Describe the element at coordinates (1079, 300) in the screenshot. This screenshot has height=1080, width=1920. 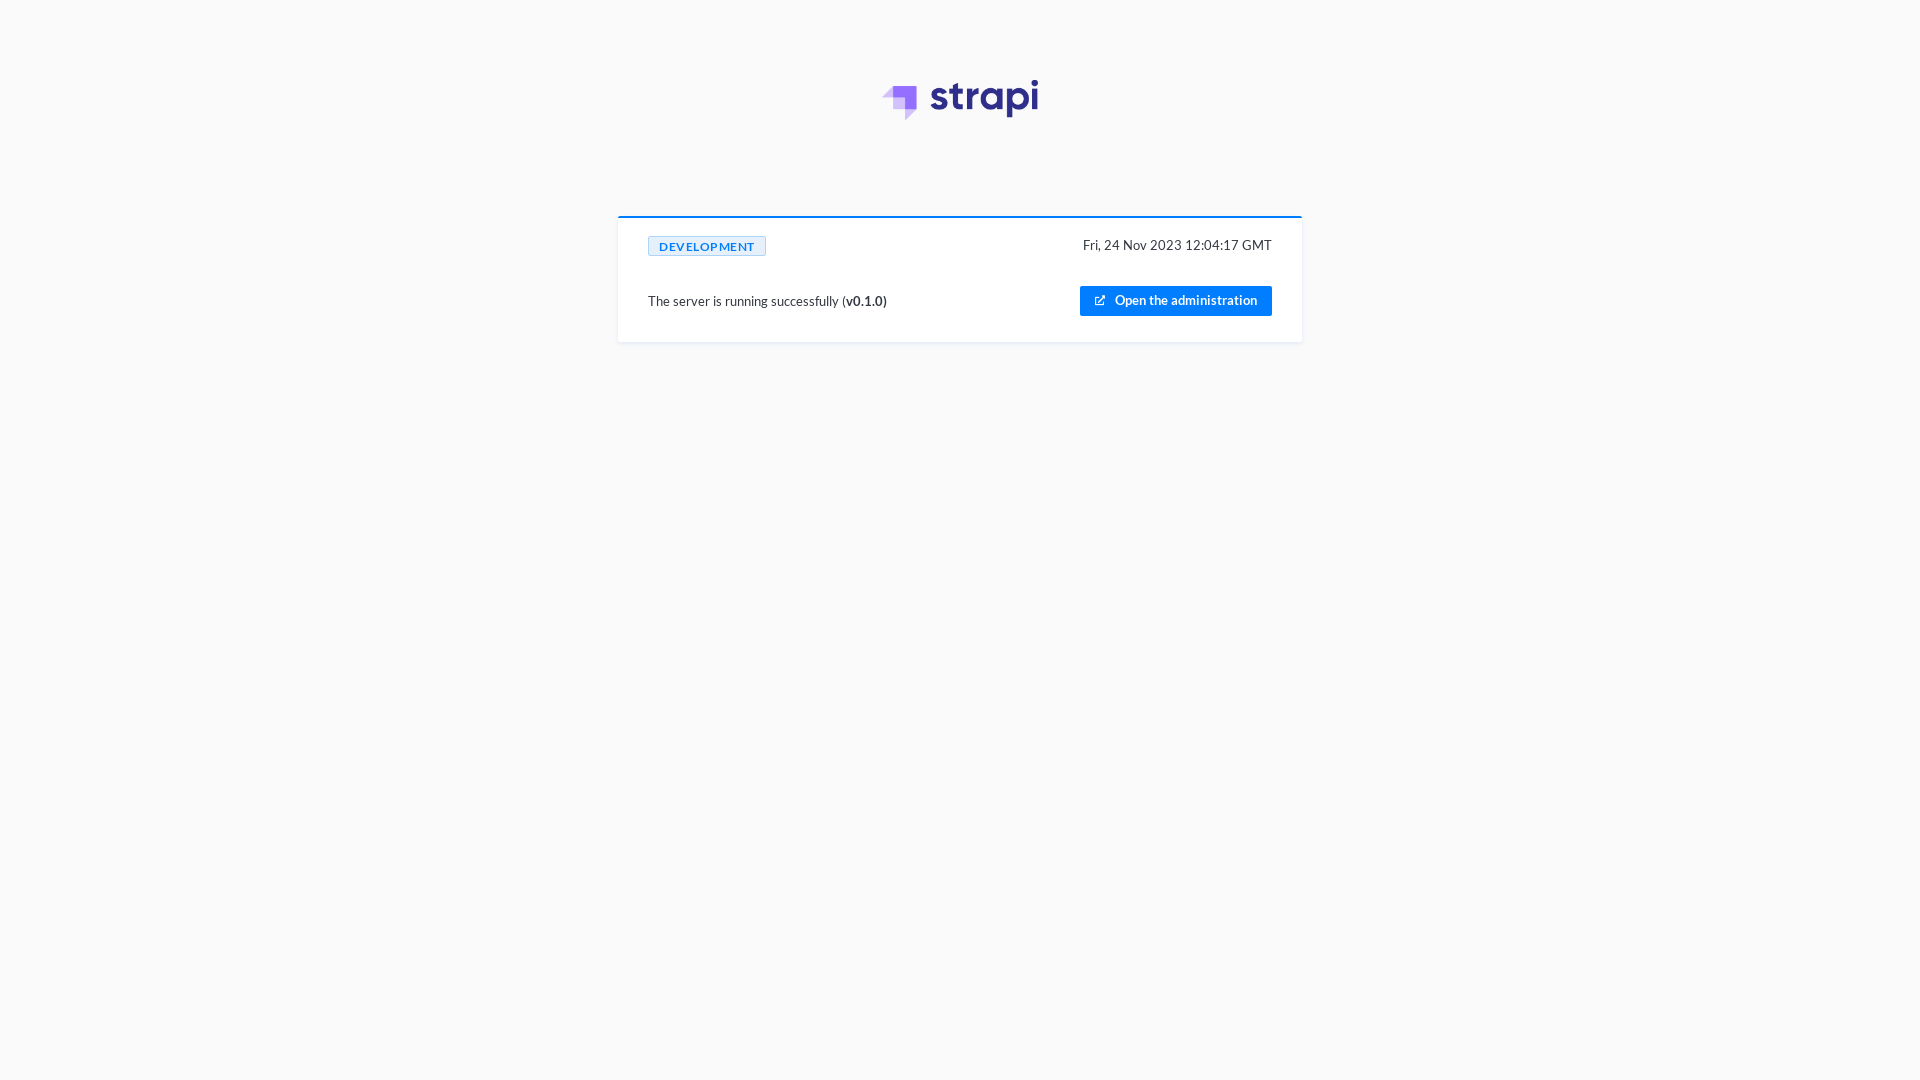
I see `'Open the administration'` at that location.